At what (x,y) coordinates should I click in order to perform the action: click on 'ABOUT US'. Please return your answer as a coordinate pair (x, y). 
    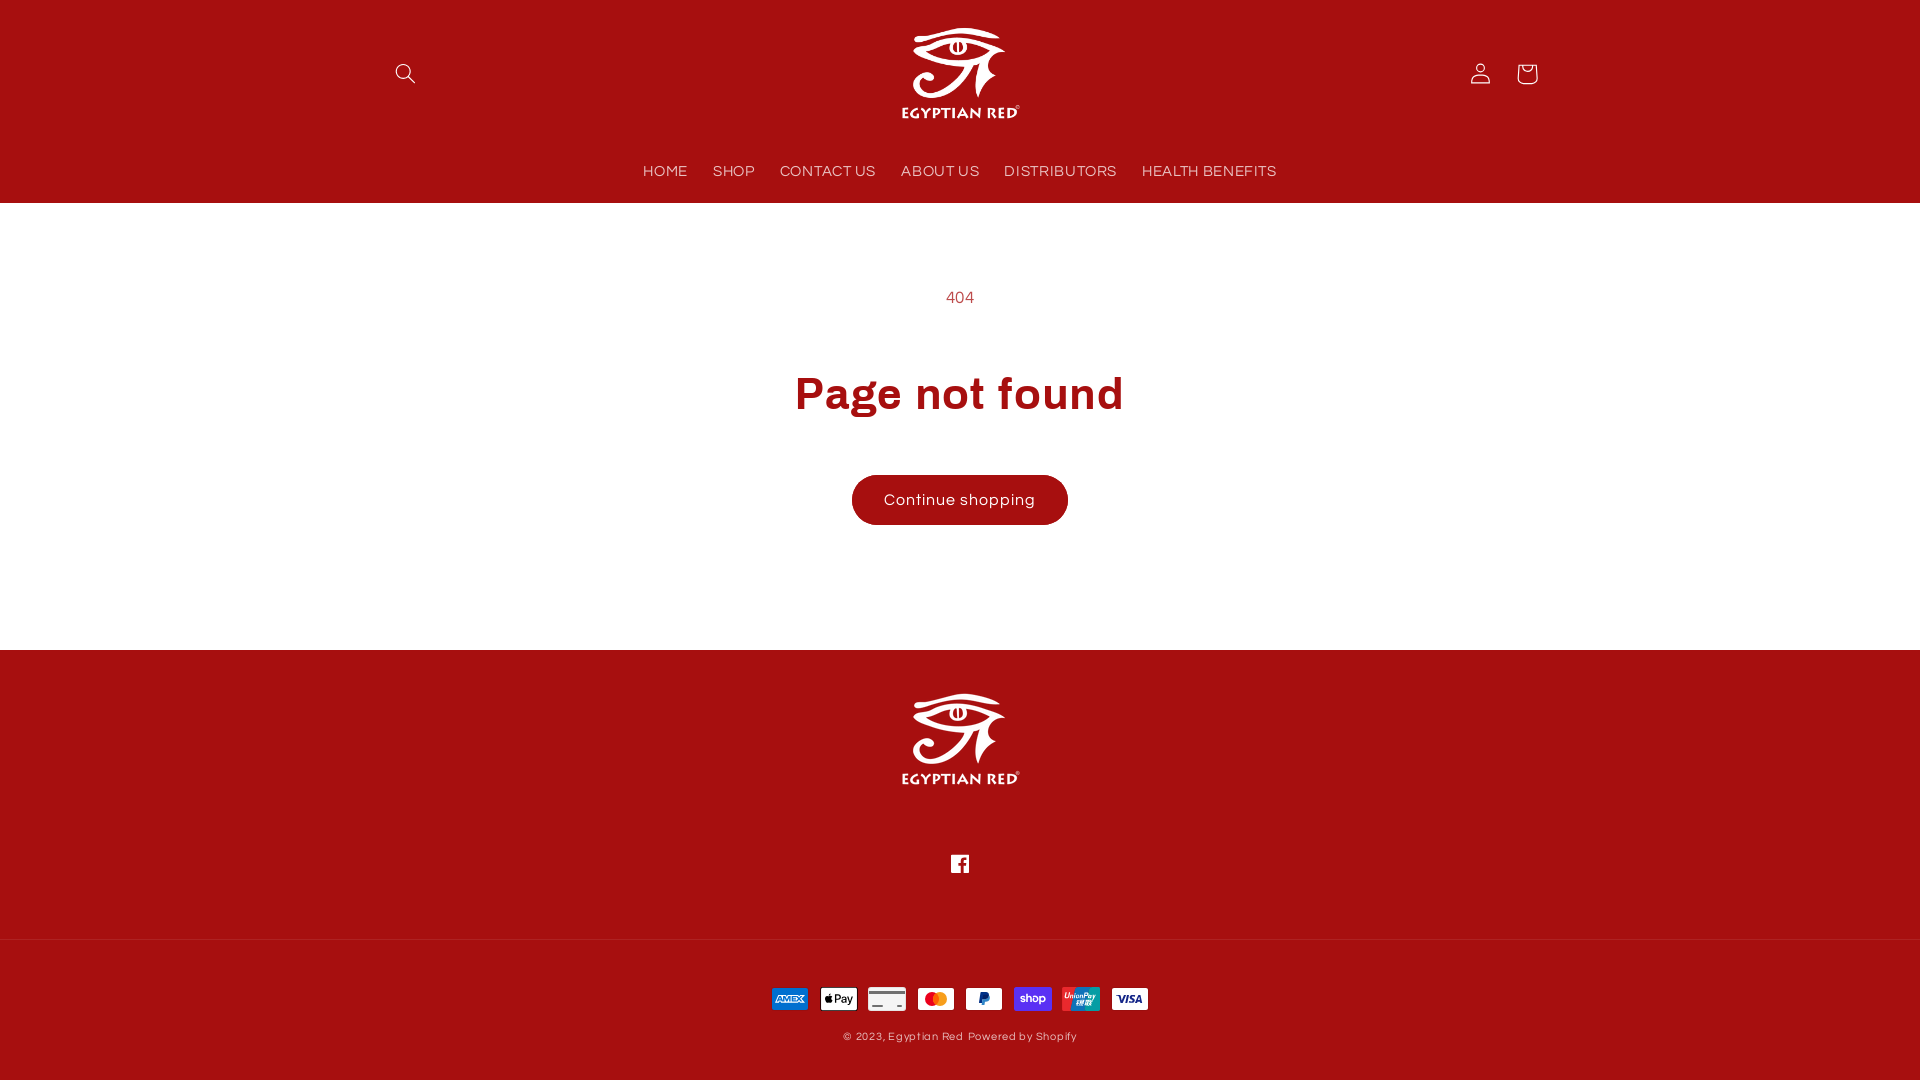
    Looking at the image, I should click on (939, 172).